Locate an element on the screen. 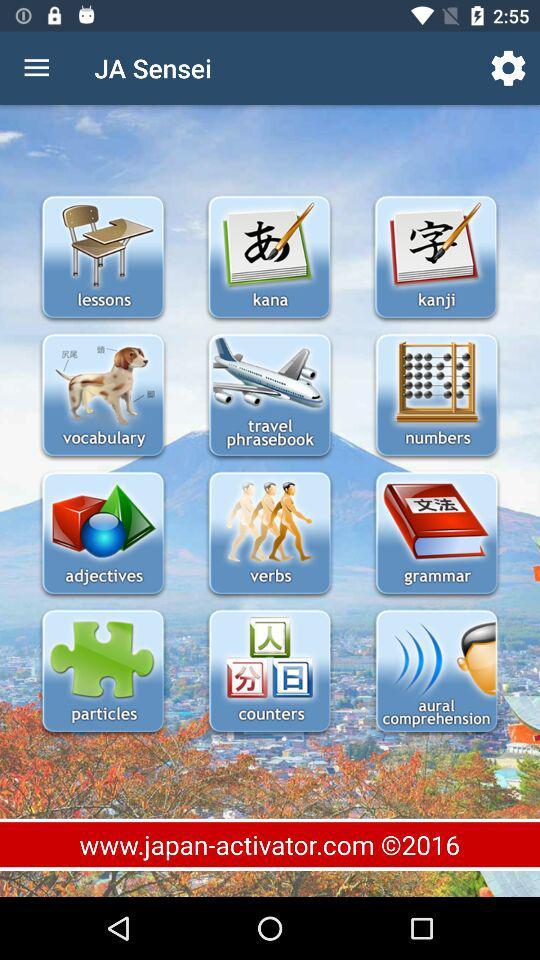 Image resolution: width=540 pixels, height=960 pixels. switch vocabulary option is located at coordinates (103, 396).